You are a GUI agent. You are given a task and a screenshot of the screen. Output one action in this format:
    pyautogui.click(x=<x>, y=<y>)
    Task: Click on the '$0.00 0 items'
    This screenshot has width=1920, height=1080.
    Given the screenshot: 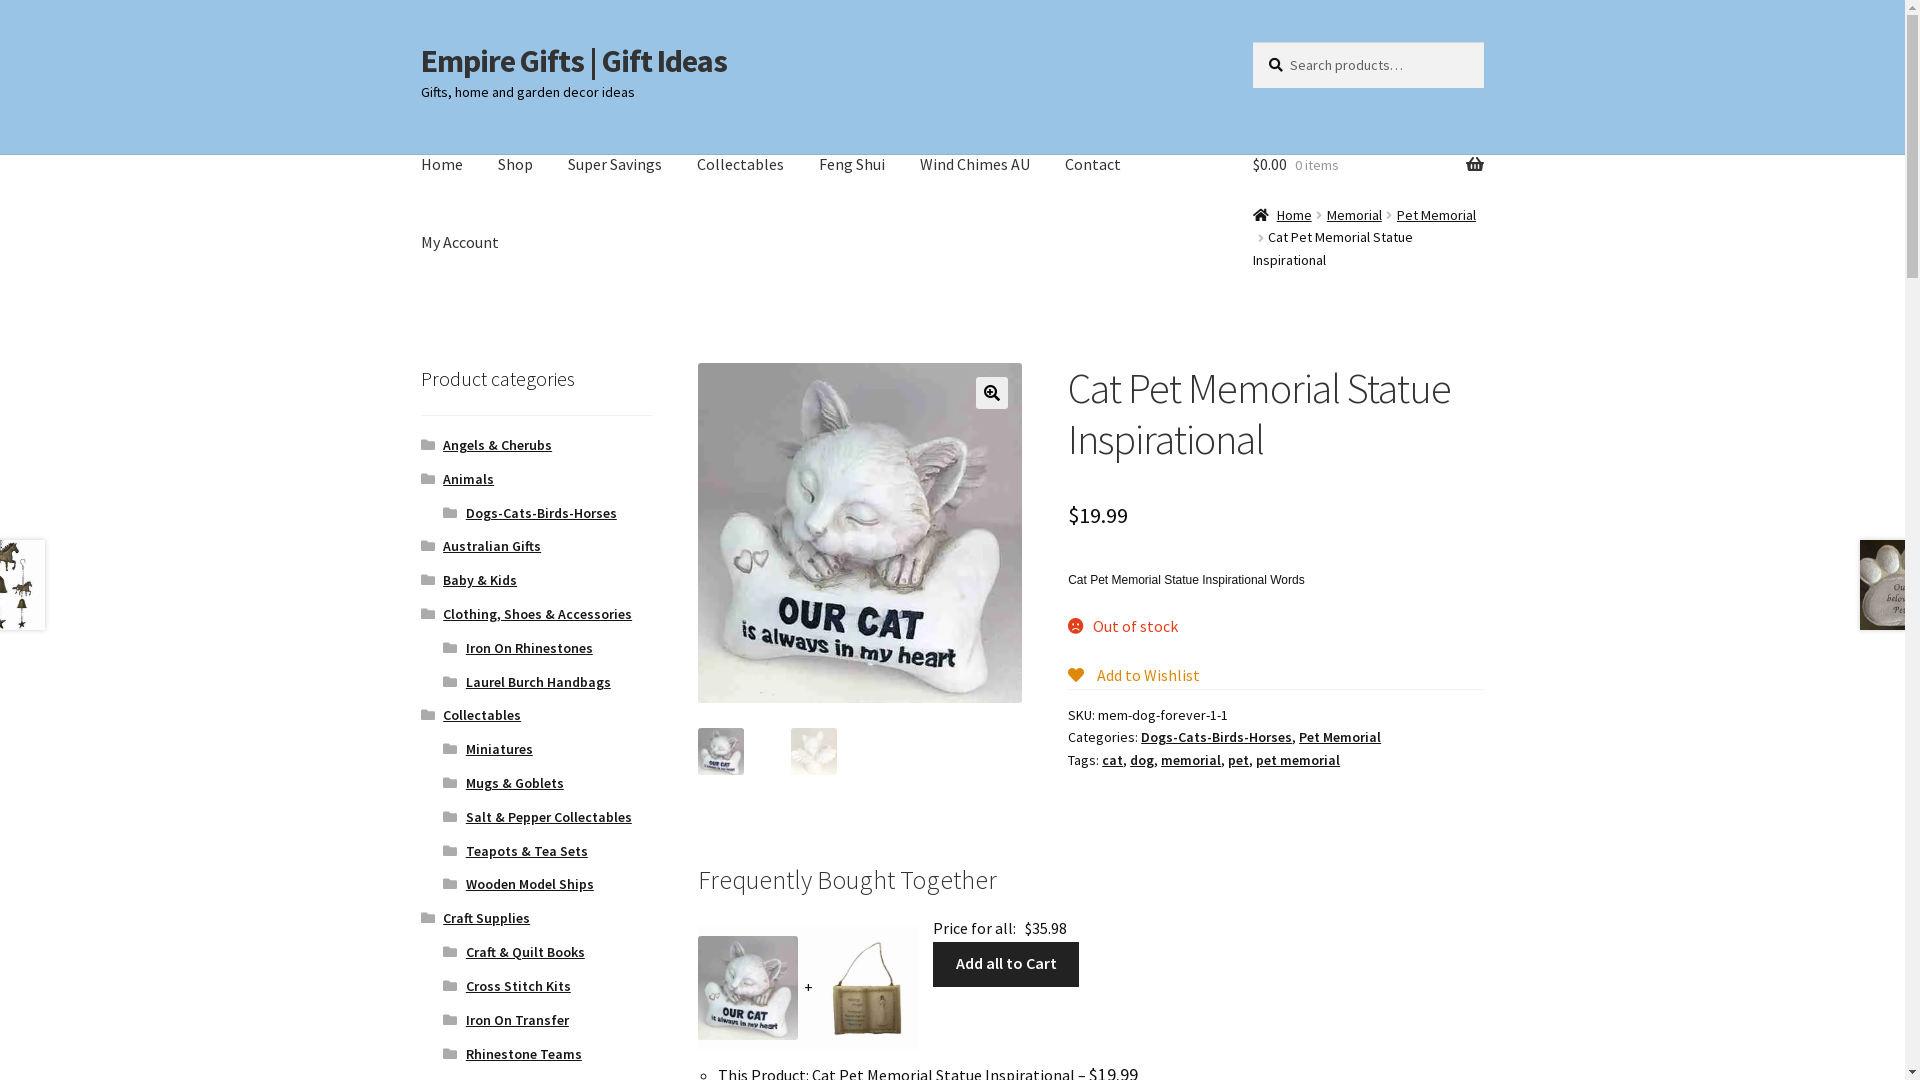 What is the action you would take?
    pyautogui.click(x=1367, y=164)
    